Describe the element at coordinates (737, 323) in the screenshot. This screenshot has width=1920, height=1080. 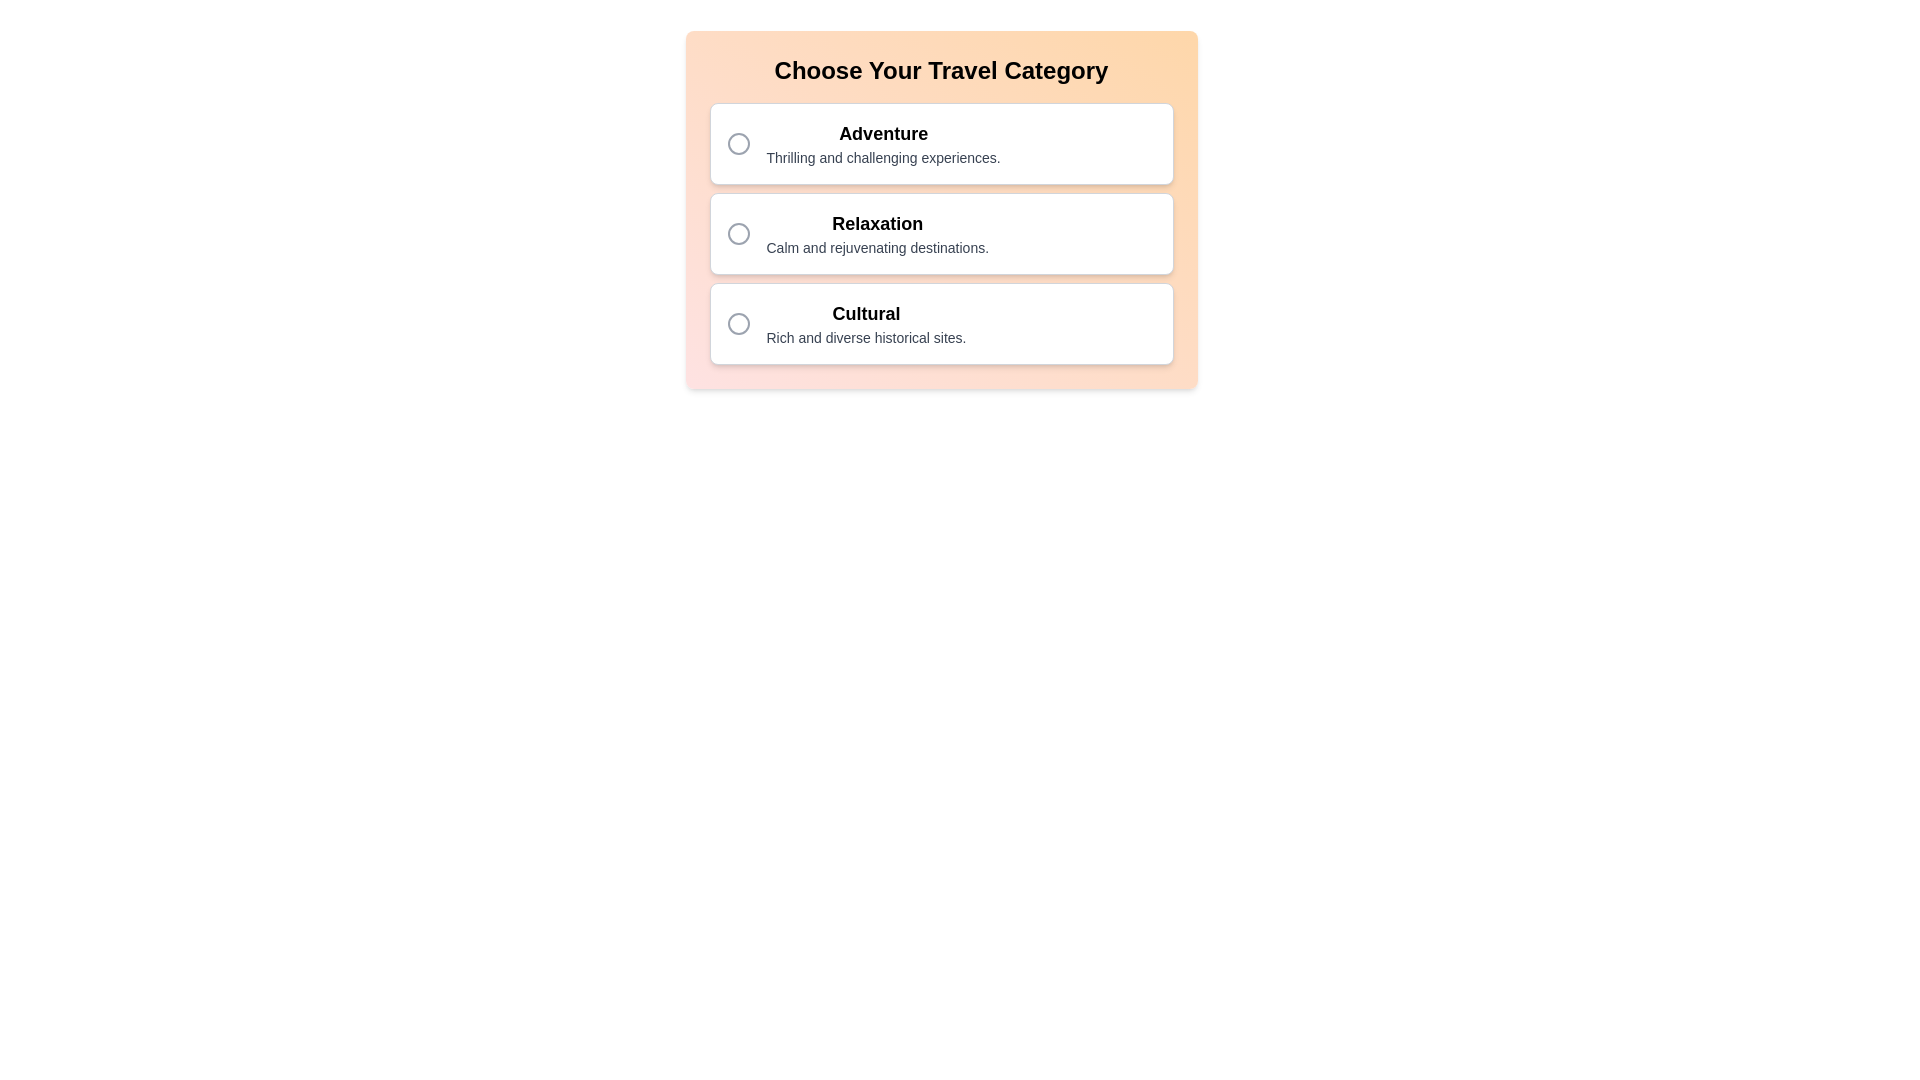
I see `the Circular SVG graphical component representing the unselected state of the radio button for the 'Cultural' option` at that location.